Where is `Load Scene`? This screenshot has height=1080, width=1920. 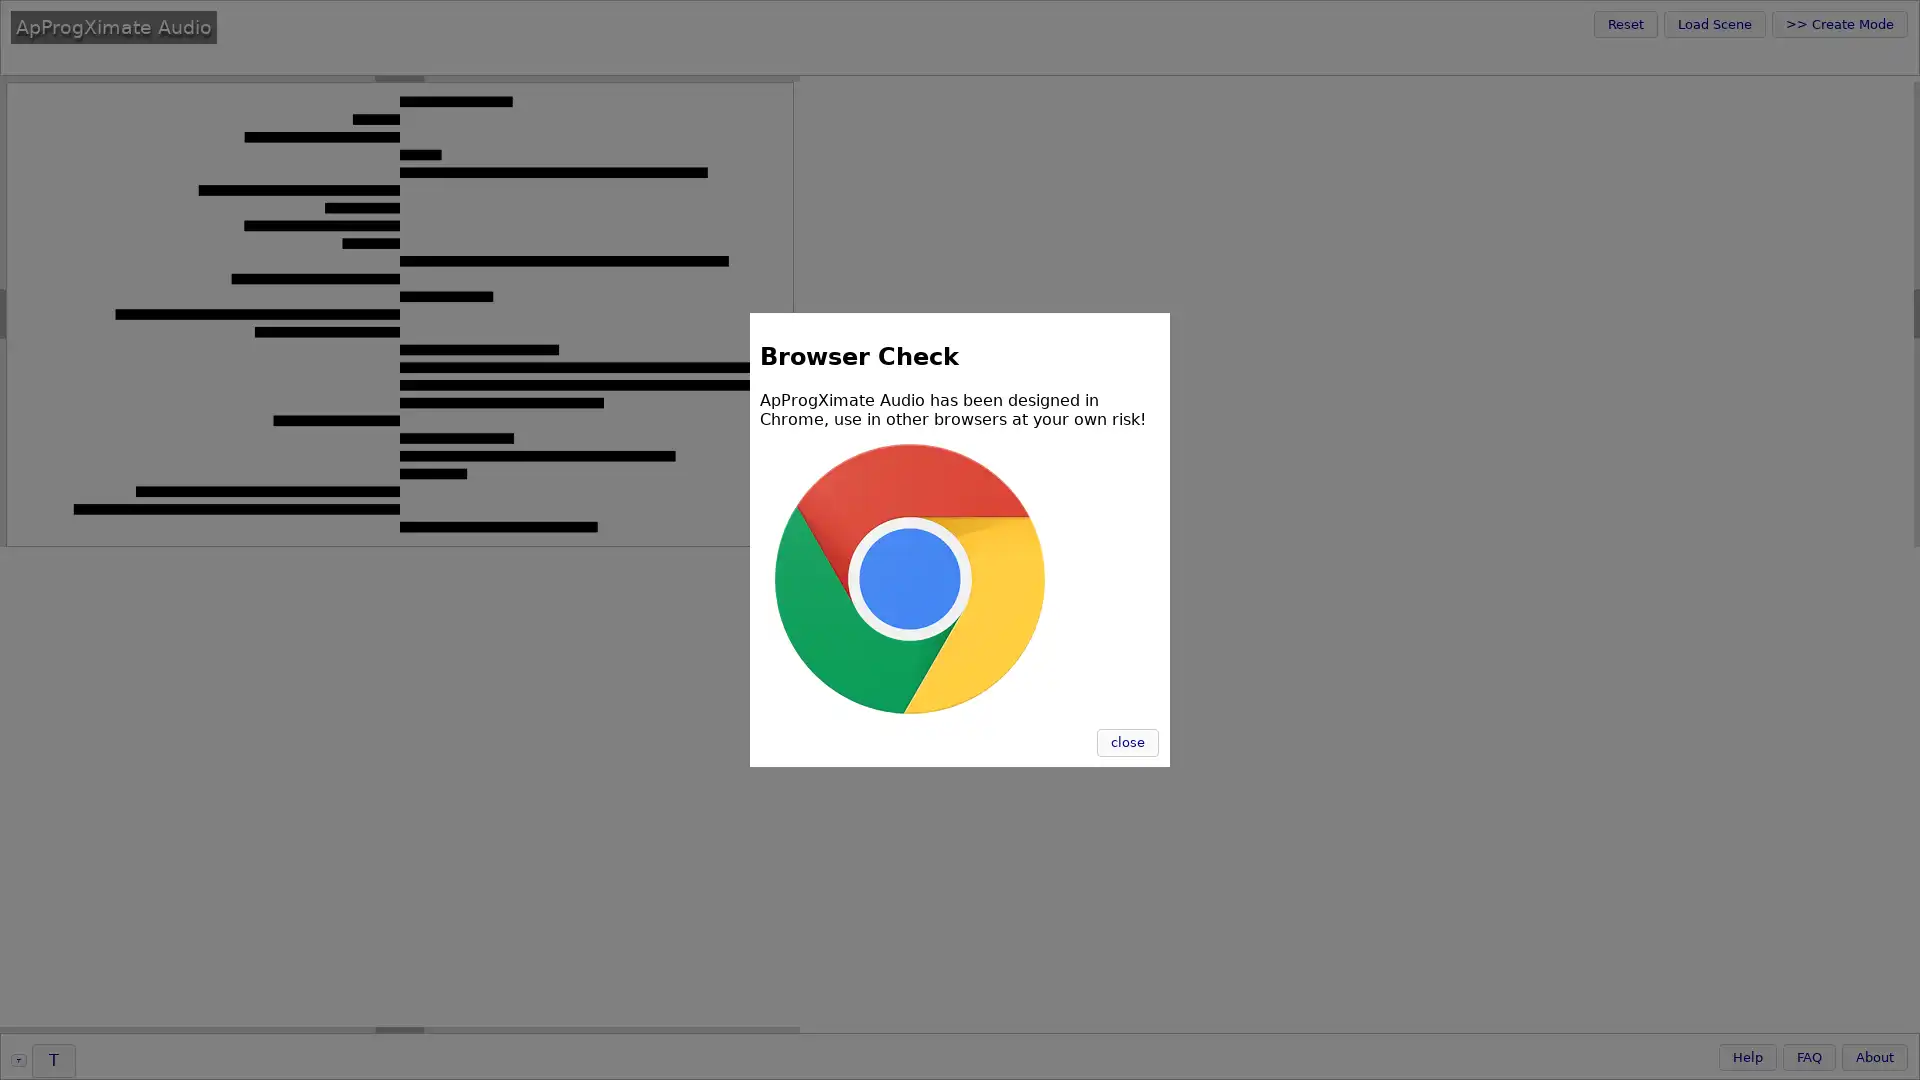
Load Scene is located at coordinates (1713, 24).